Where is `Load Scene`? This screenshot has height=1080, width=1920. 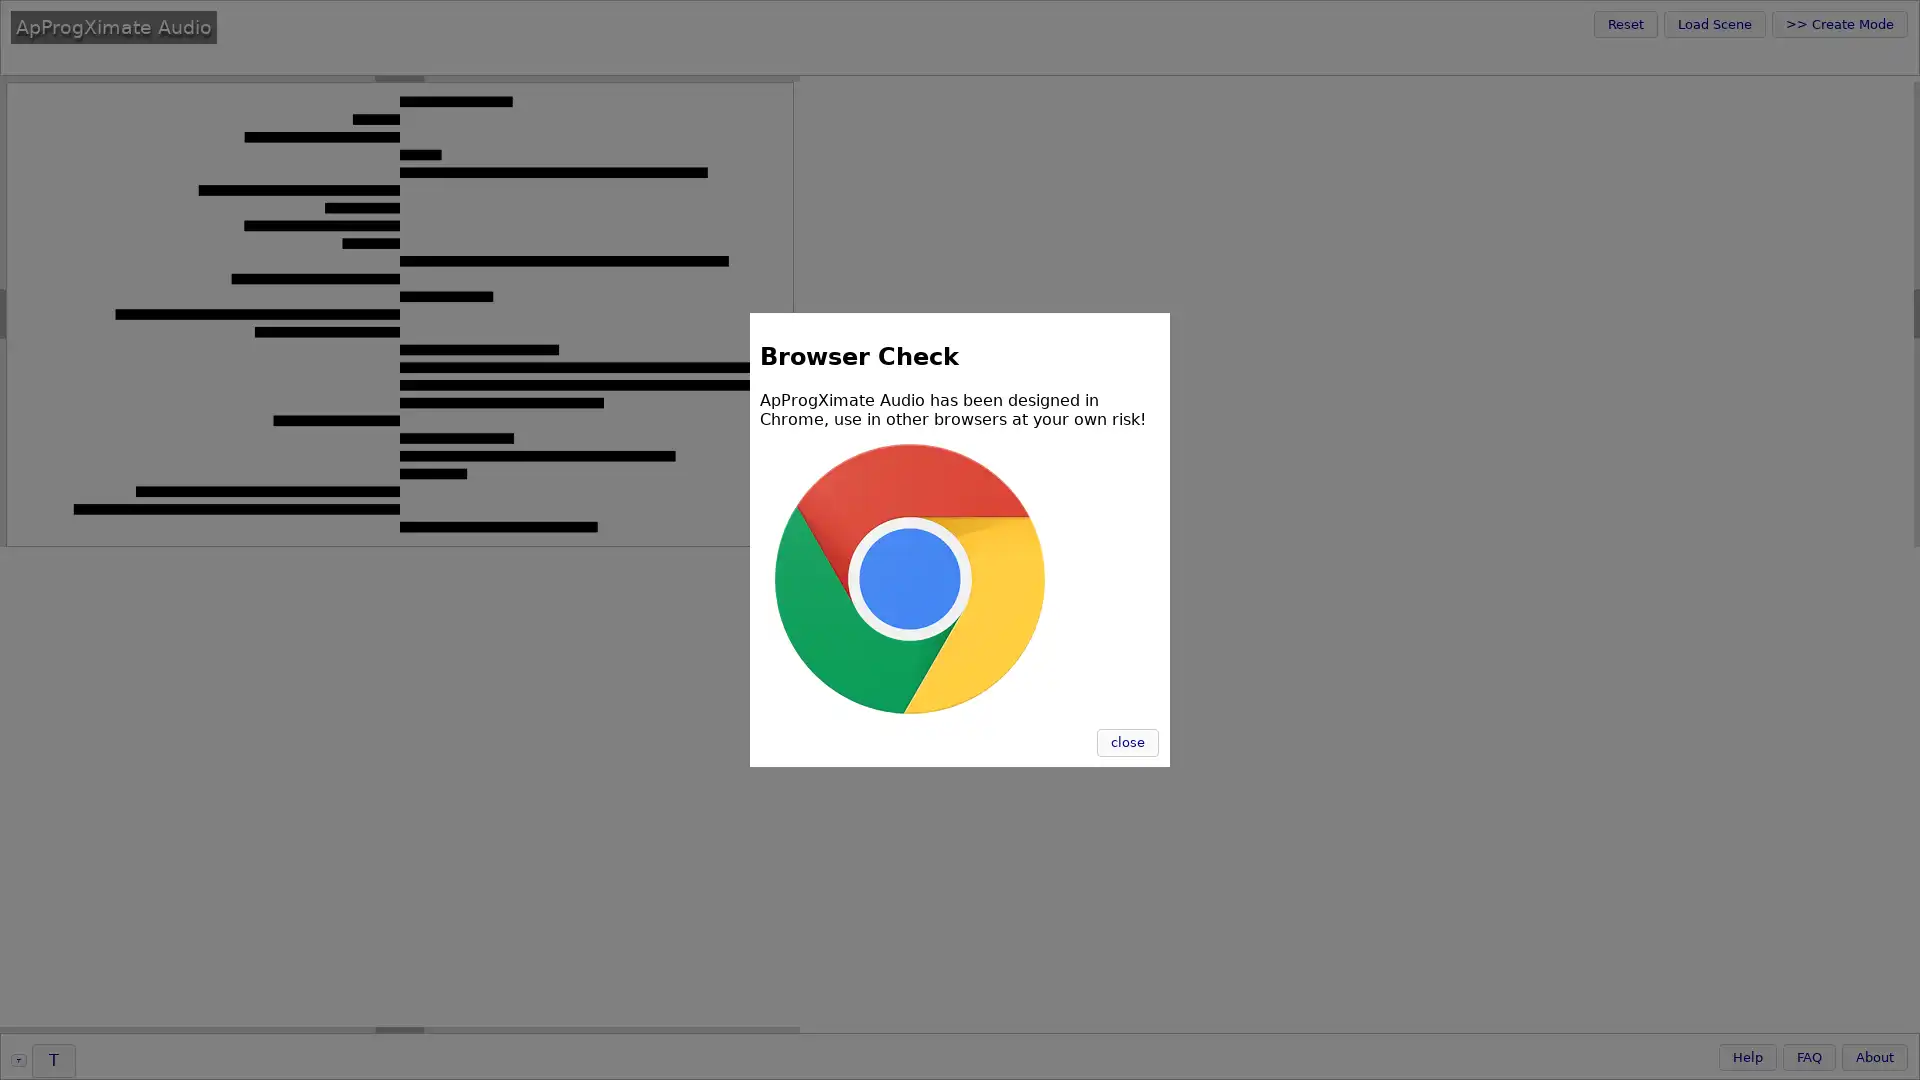
Load Scene is located at coordinates (1713, 24).